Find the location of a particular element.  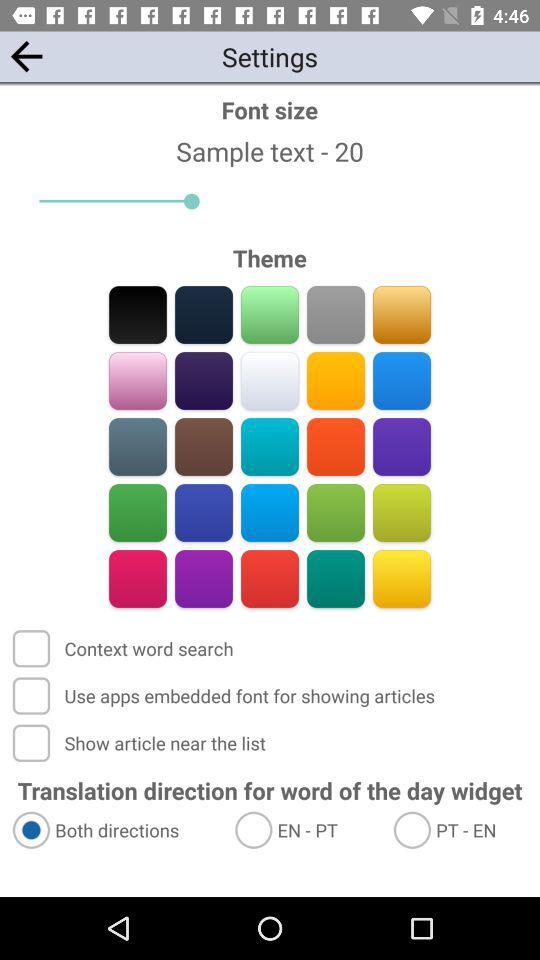

orange theme color is located at coordinates (335, 380).